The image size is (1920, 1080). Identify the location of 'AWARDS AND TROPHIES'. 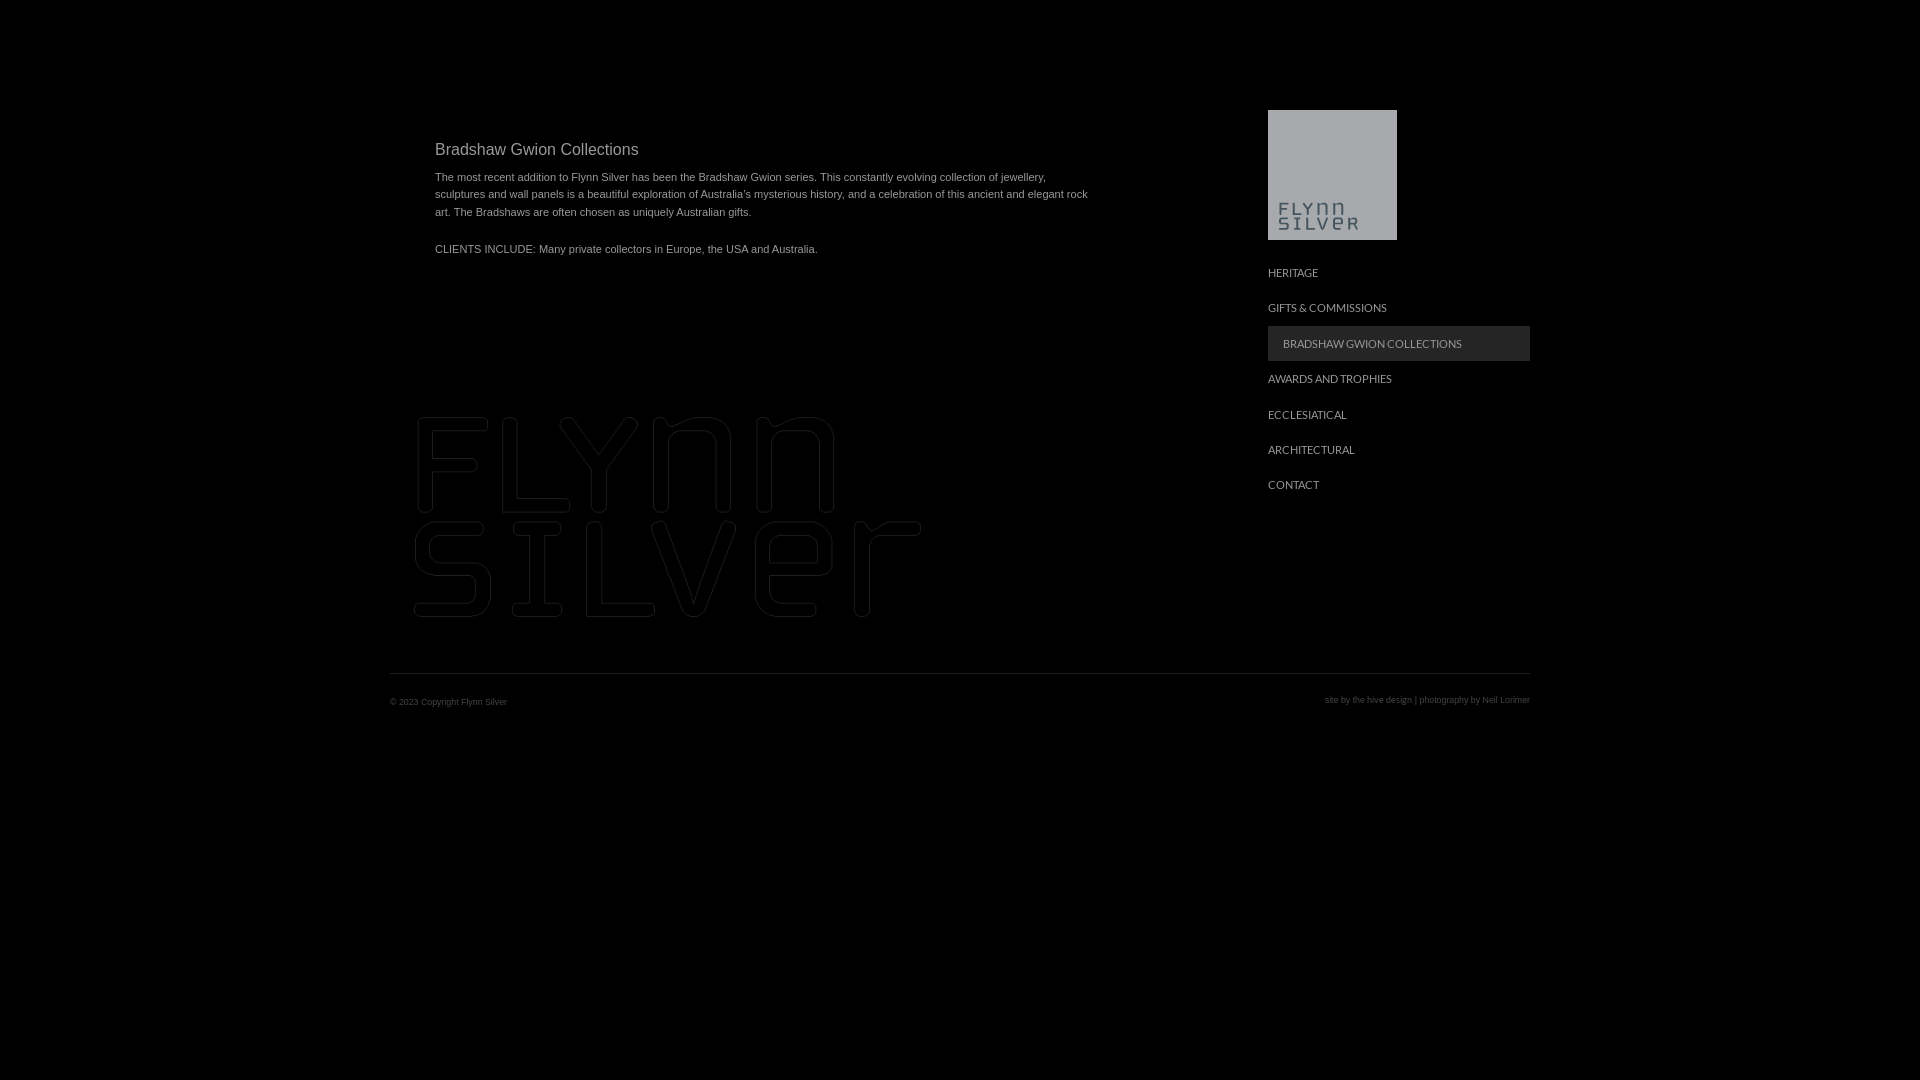
(1398, 378).